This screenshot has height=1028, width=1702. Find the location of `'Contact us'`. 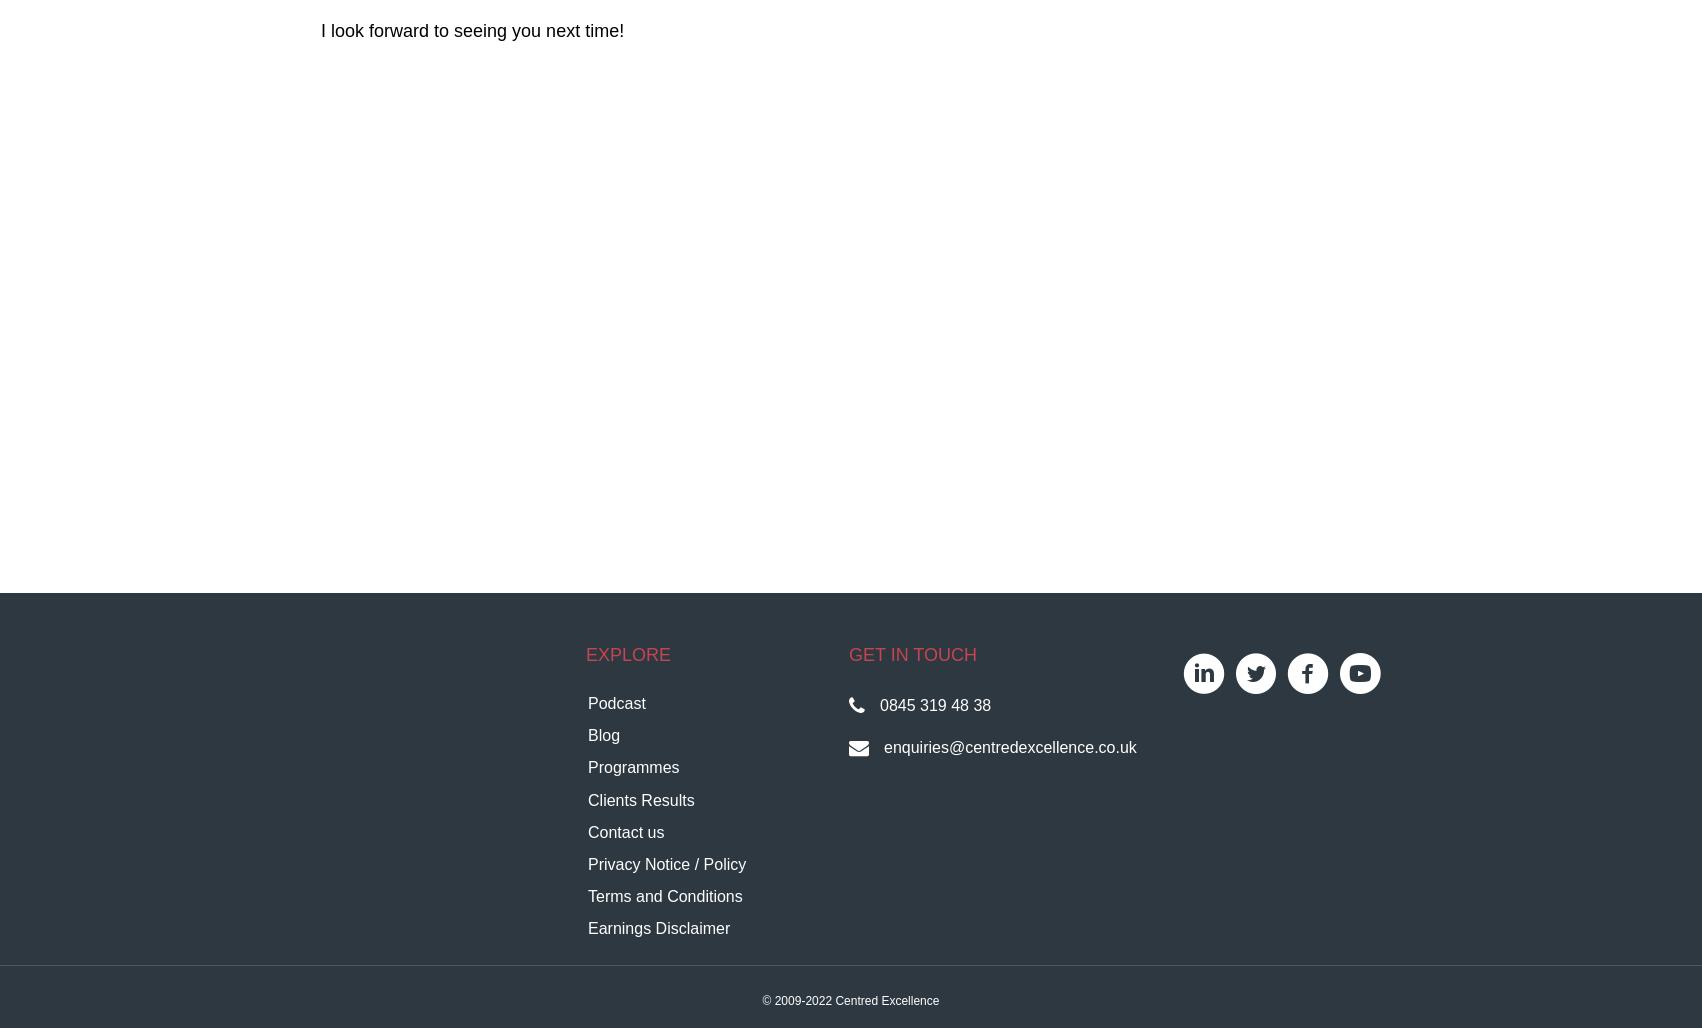

'Contact us' is located at coordinates (625, 832).